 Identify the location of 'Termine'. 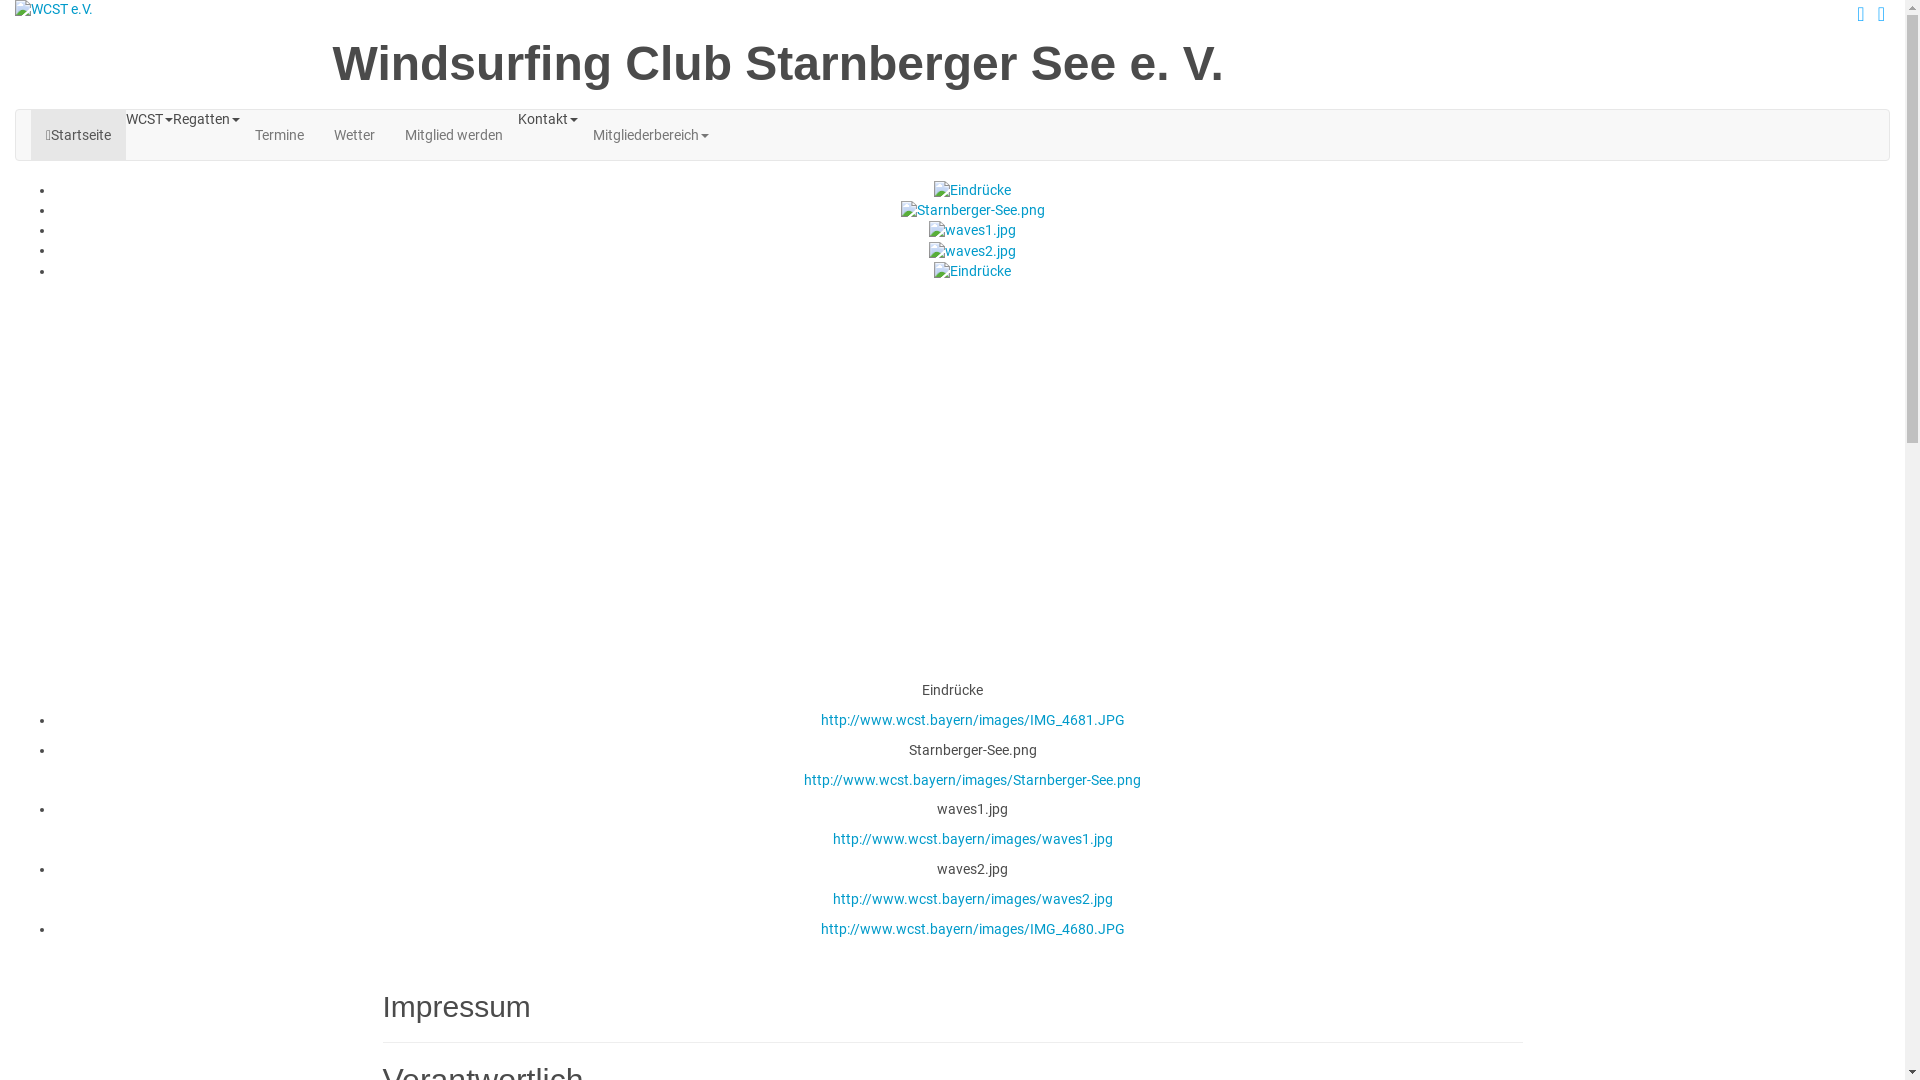
(240, 135).